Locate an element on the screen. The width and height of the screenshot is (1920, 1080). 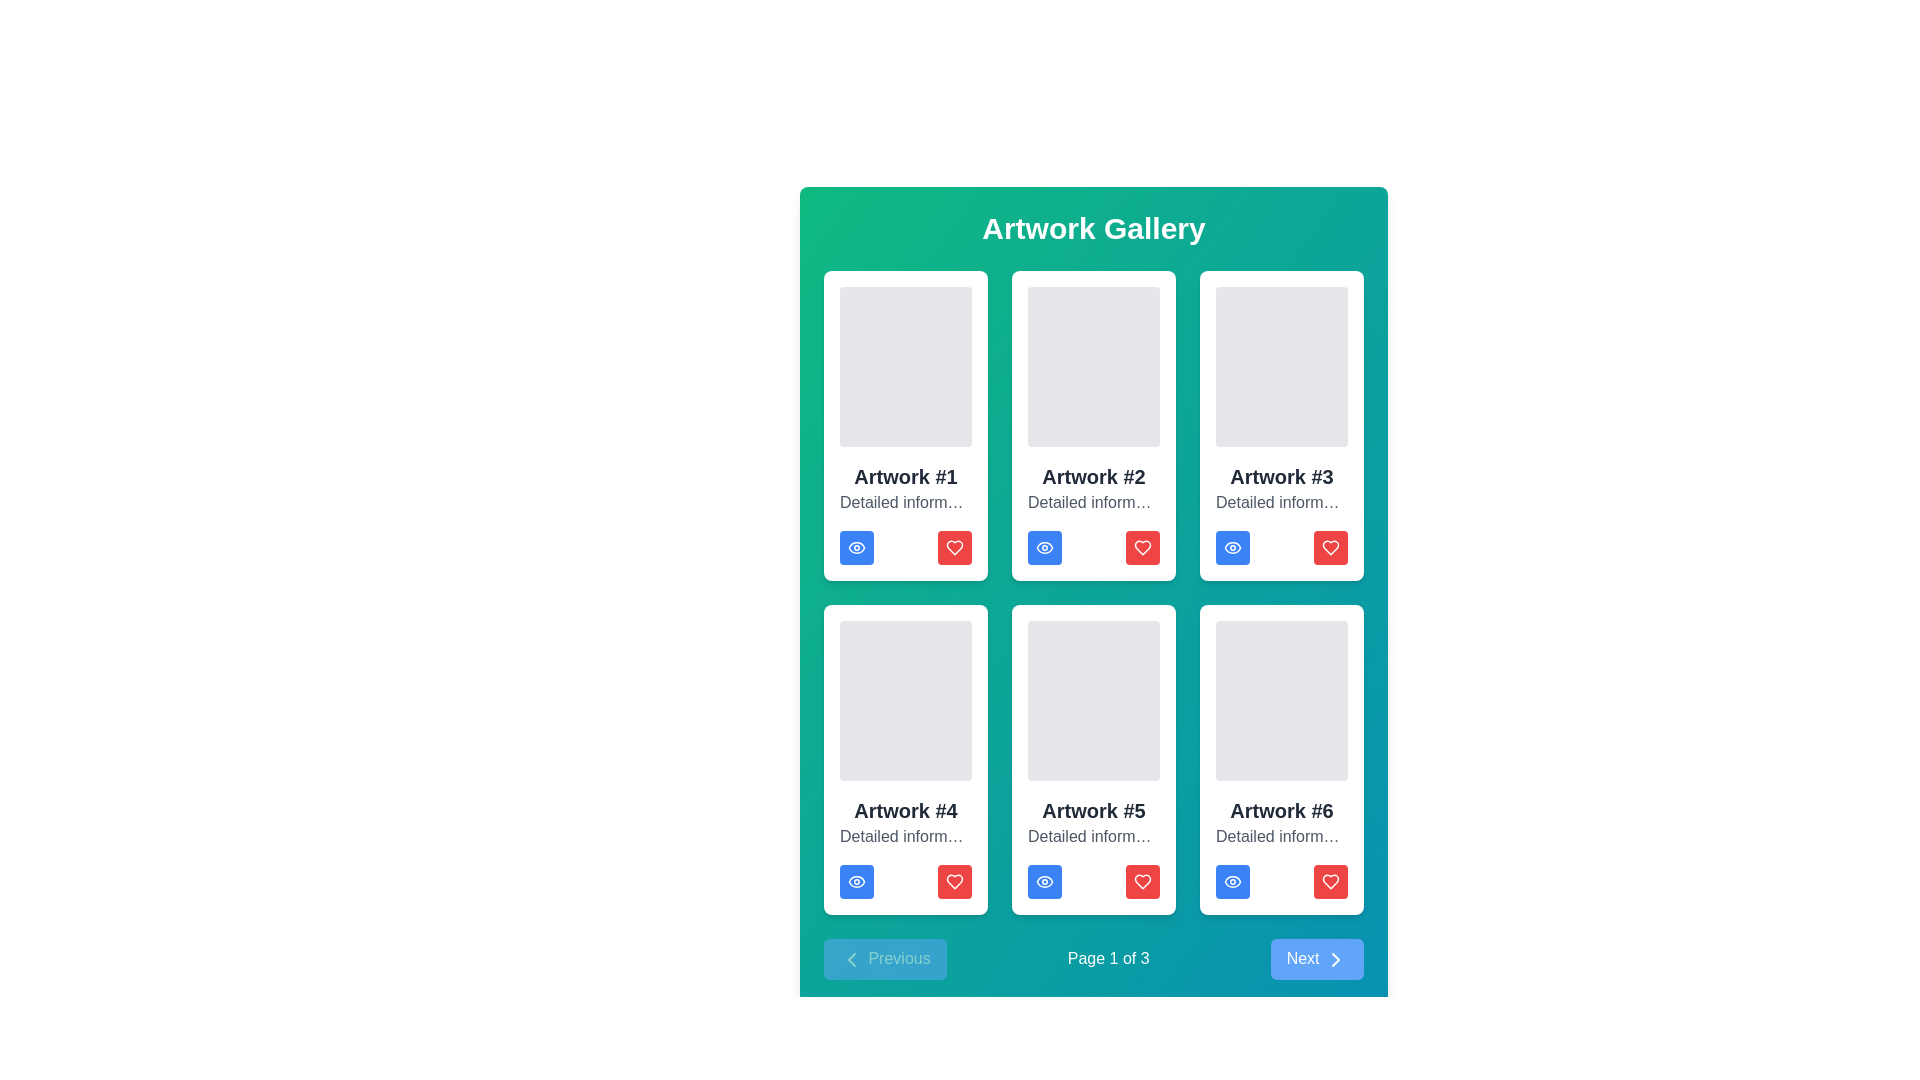
the small red button with rounded corners and a heart-shaped icon located in the third artwork card of the first row is located at coordinates (1330, 547).